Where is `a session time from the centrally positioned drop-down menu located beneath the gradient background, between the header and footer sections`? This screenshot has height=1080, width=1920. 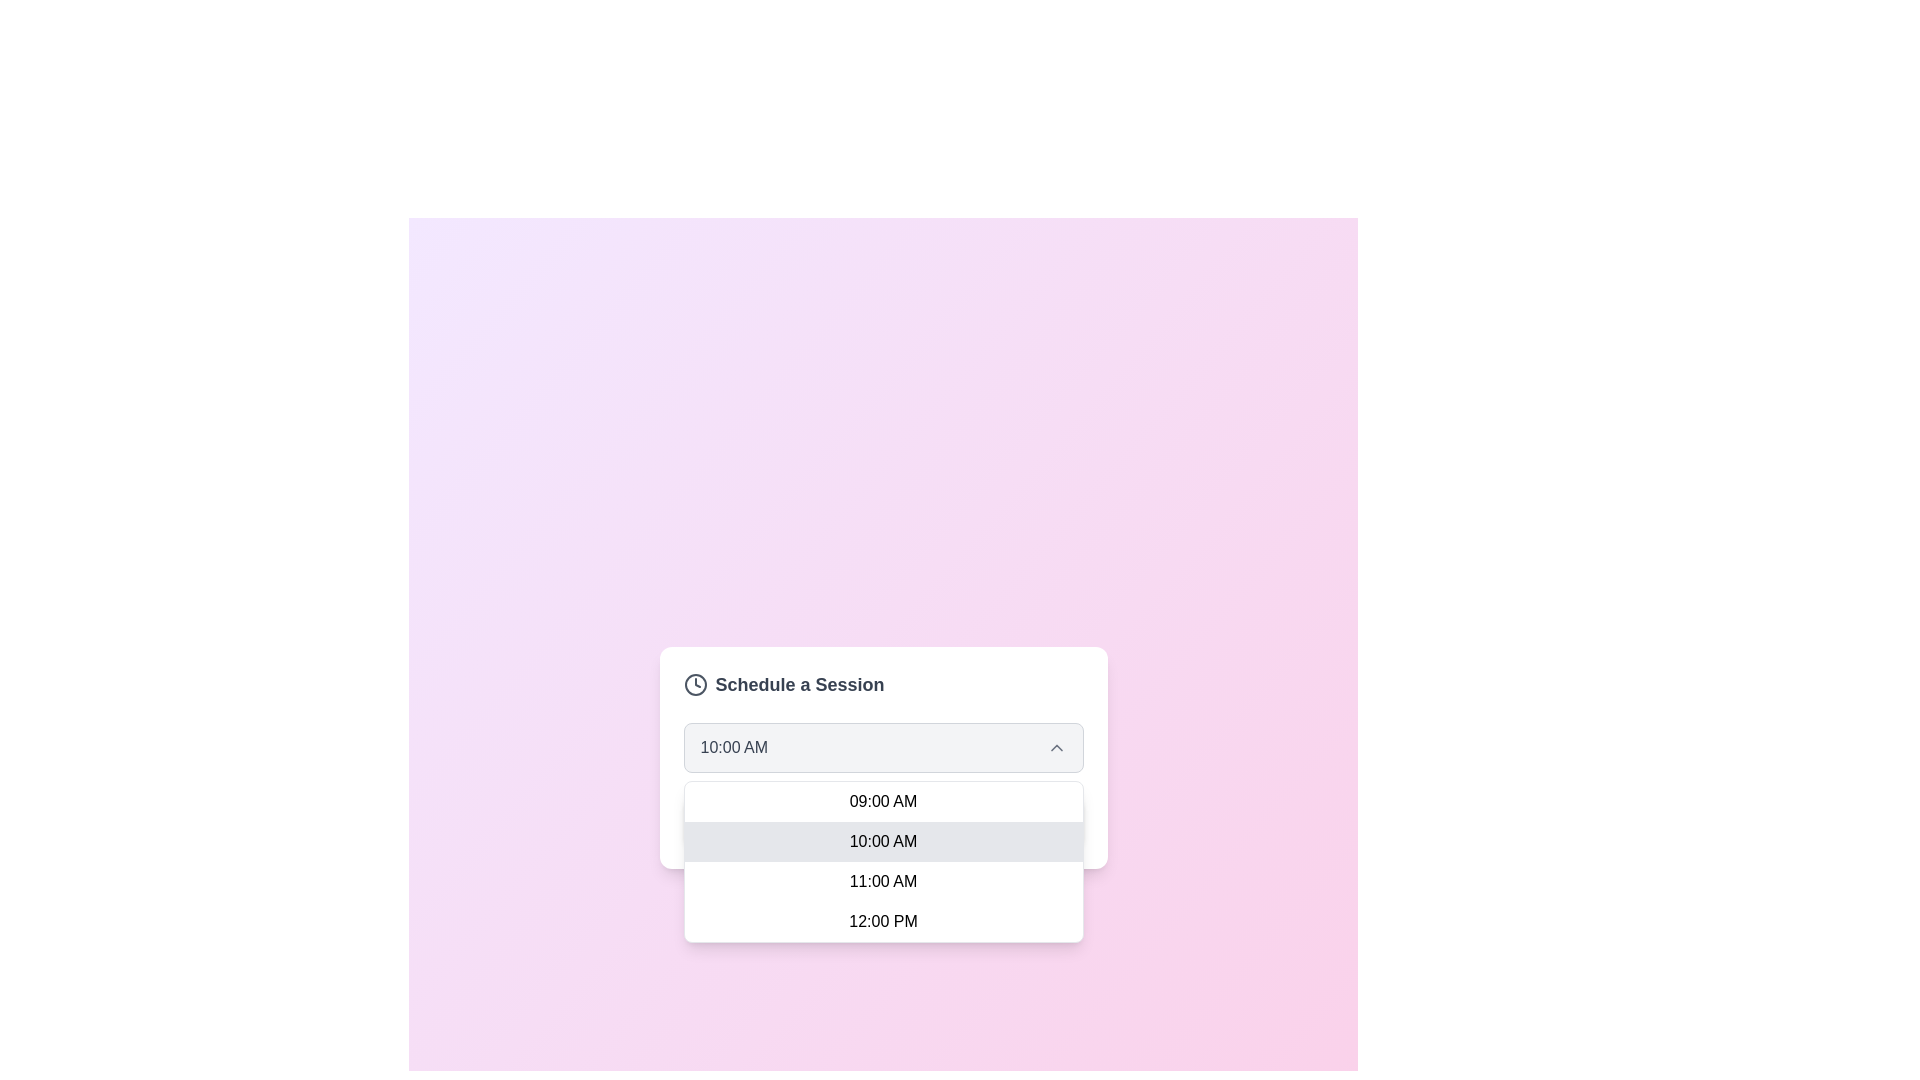
a session time from the centrally positioned drop-down menu located beneath the gradient background, between the header and footer sections is located at coordinates (882, 758).